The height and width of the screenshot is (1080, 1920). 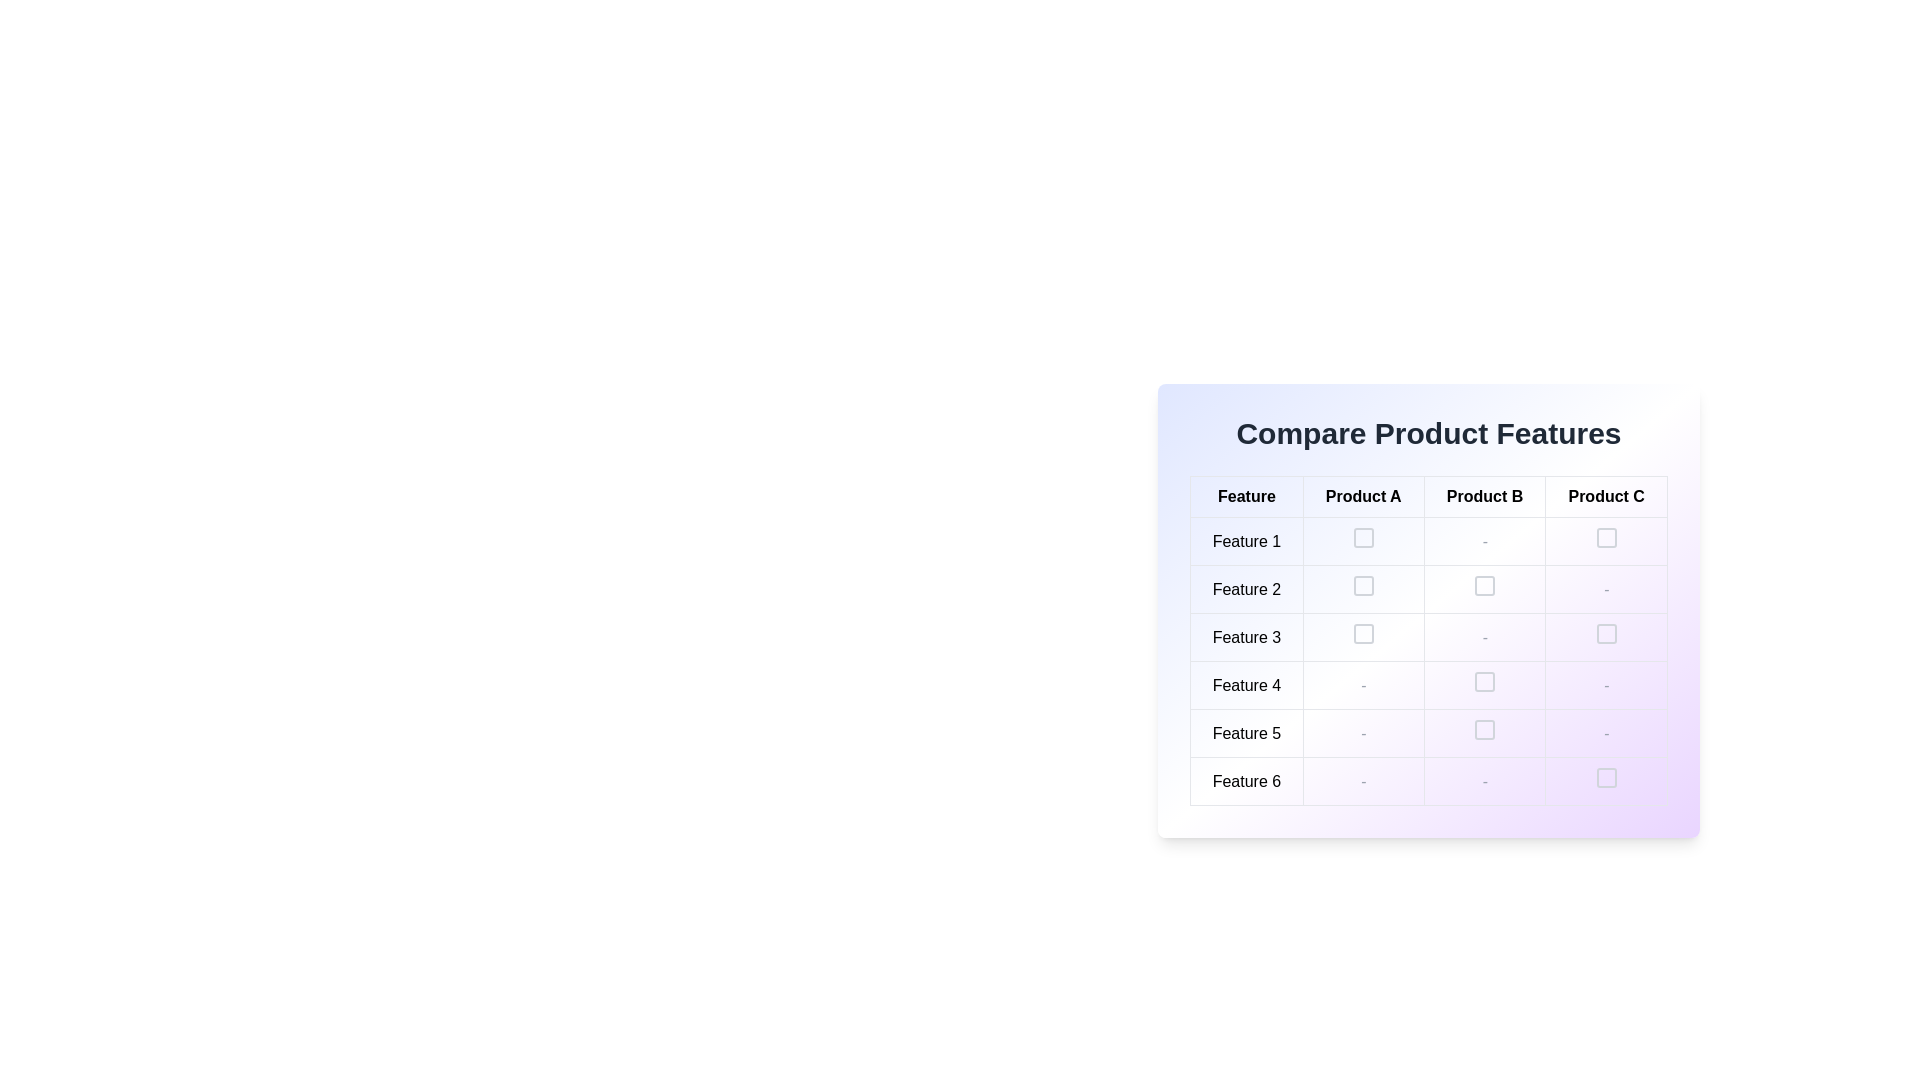 What do you see at coordinates (1245, 733) in the screenshot?
I see `the Text label indicating 'Feature 5' in the comparative product feature table located in the fifth row under the 'Feature' column` at bounding box center [1245, 733].